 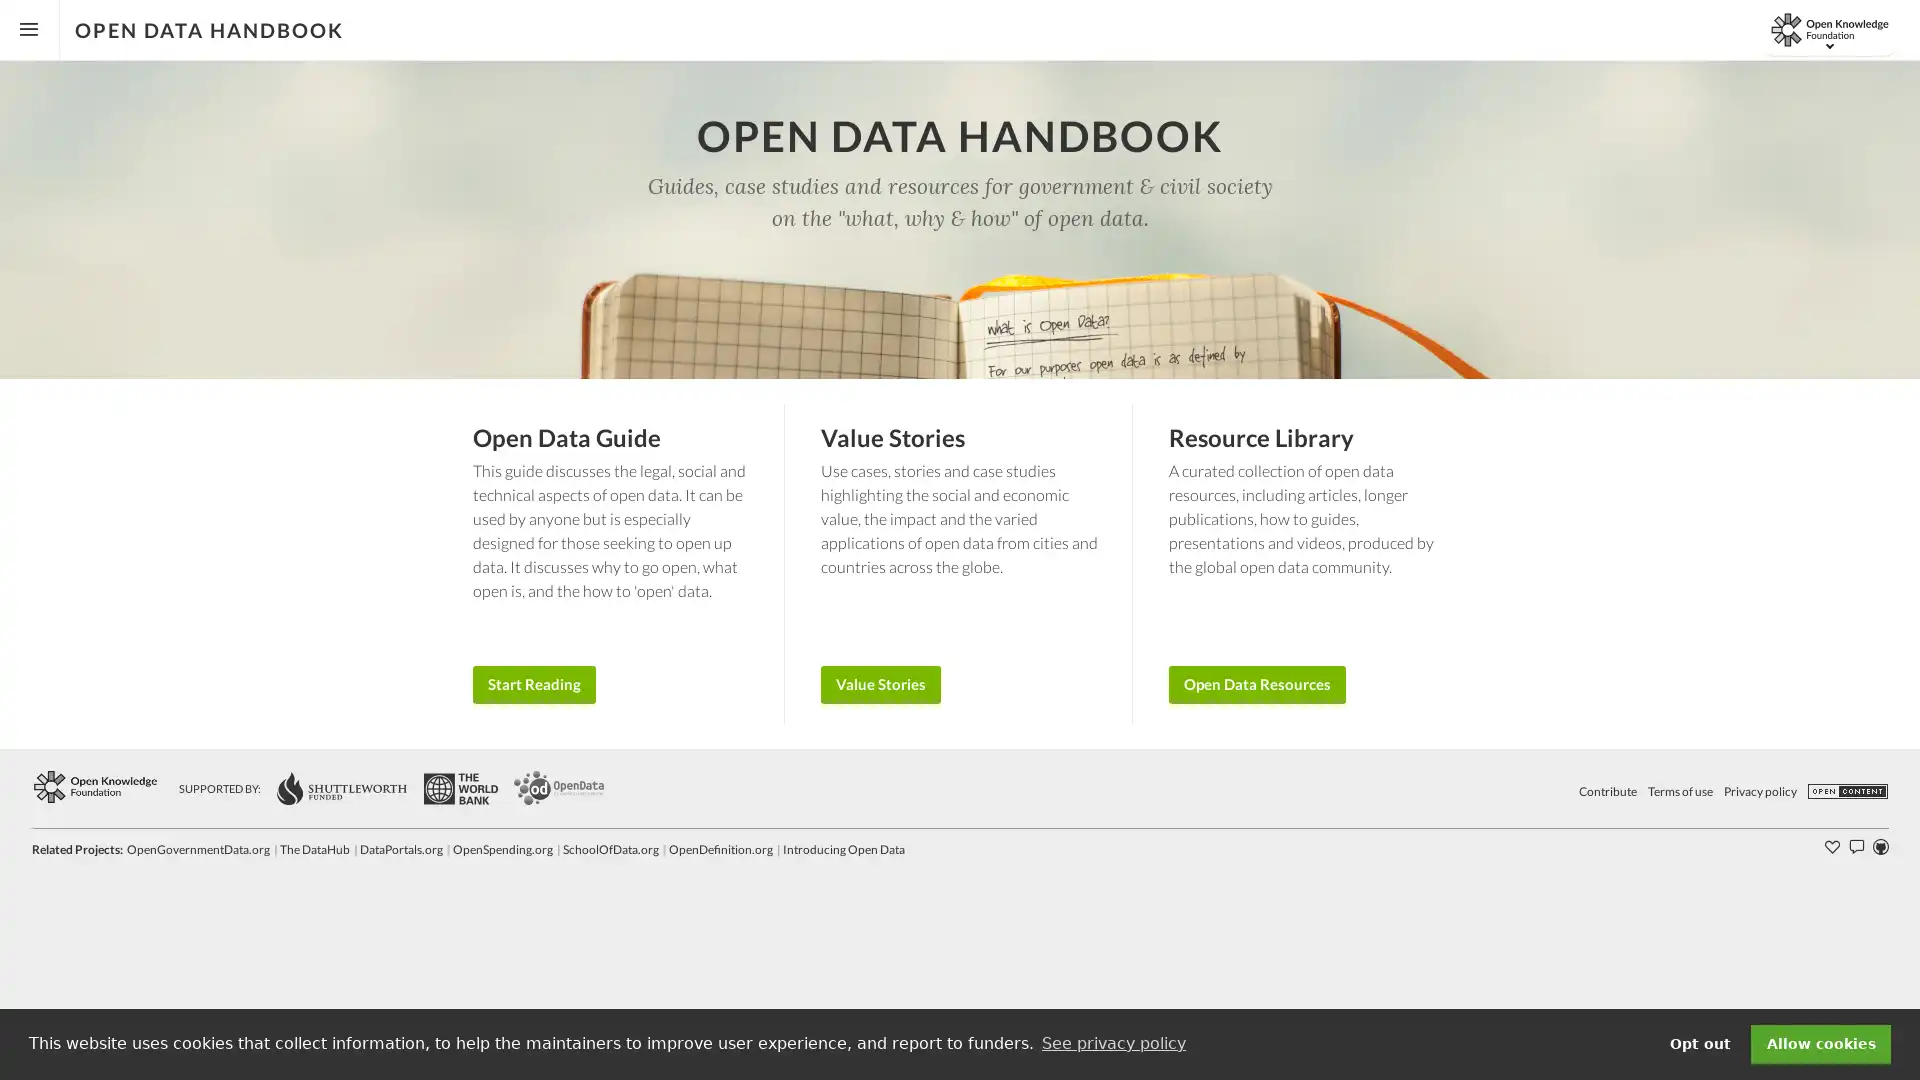 What do you see at coordinates (1698, 1043) in the screenshot?
I see `deny cookies` at bounding box center [1698, 1043].